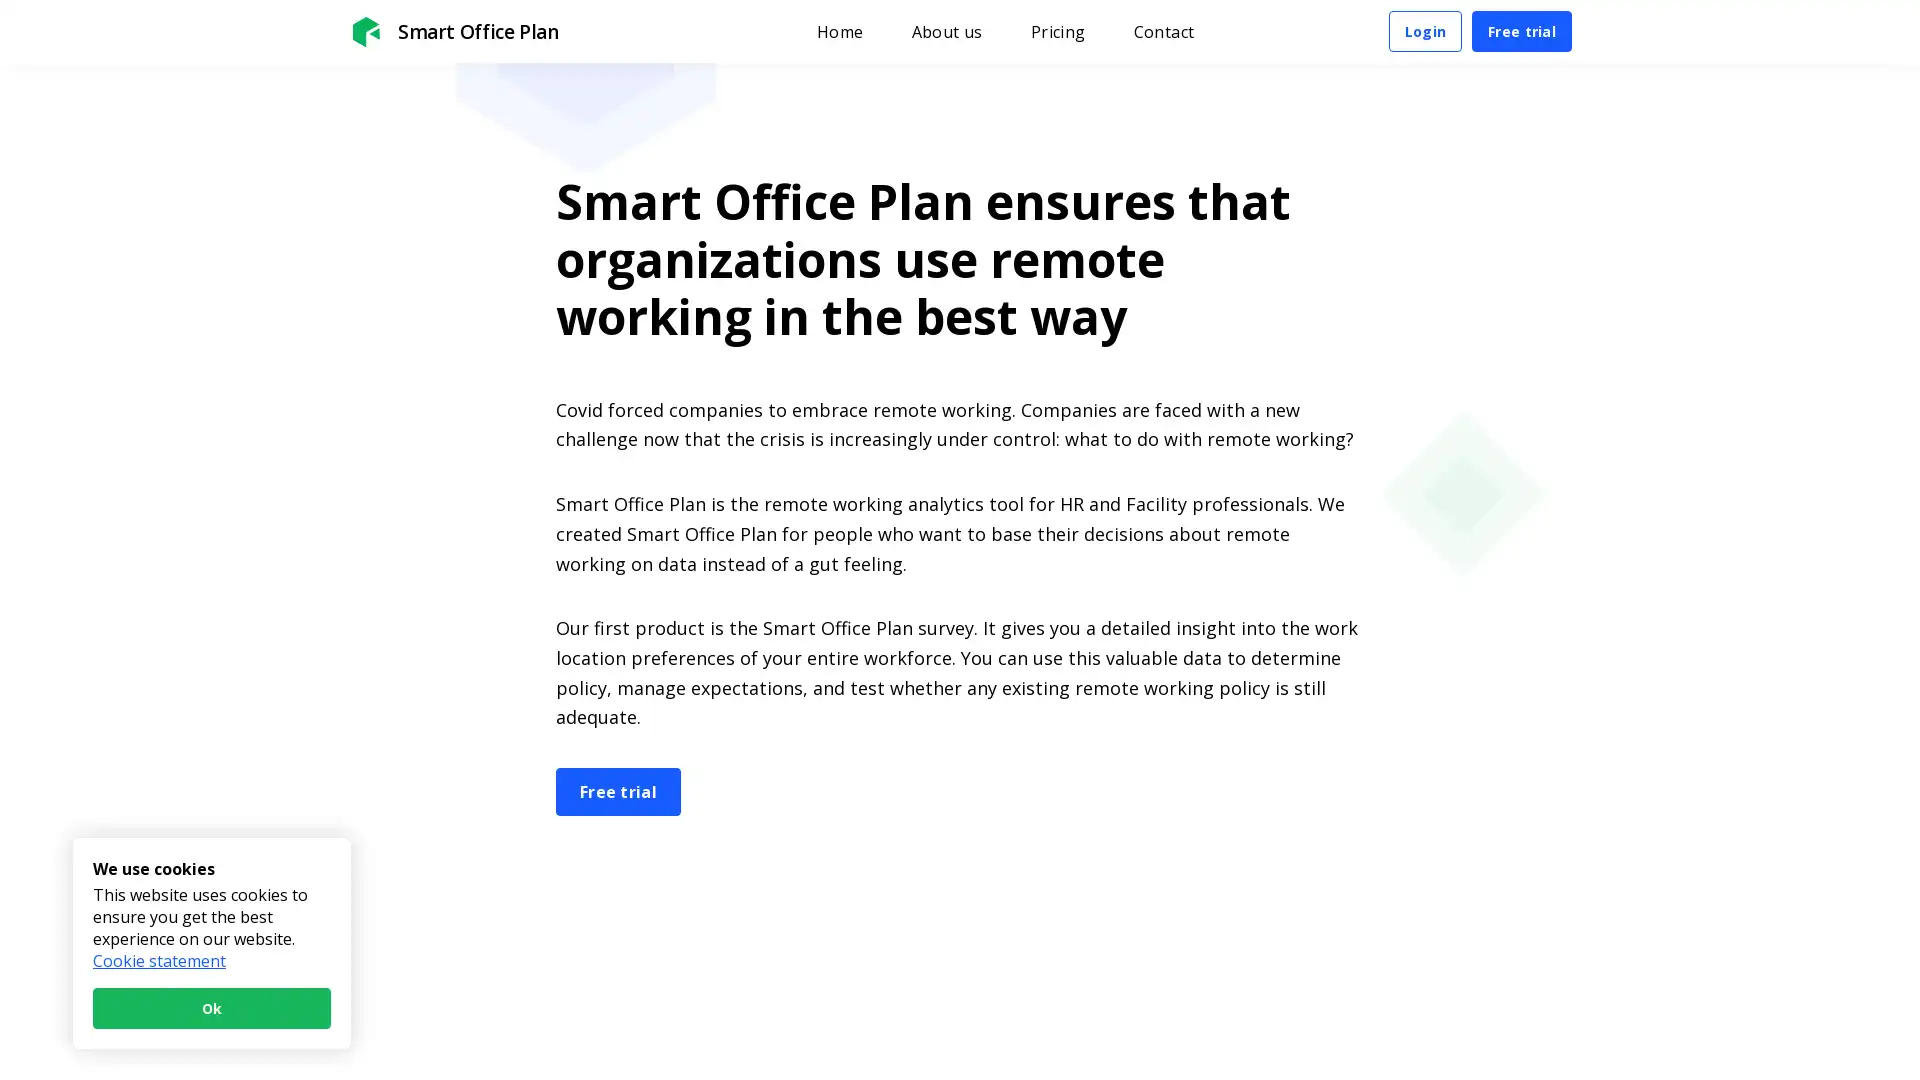  I want to click on Free trial, so click(617, 789).